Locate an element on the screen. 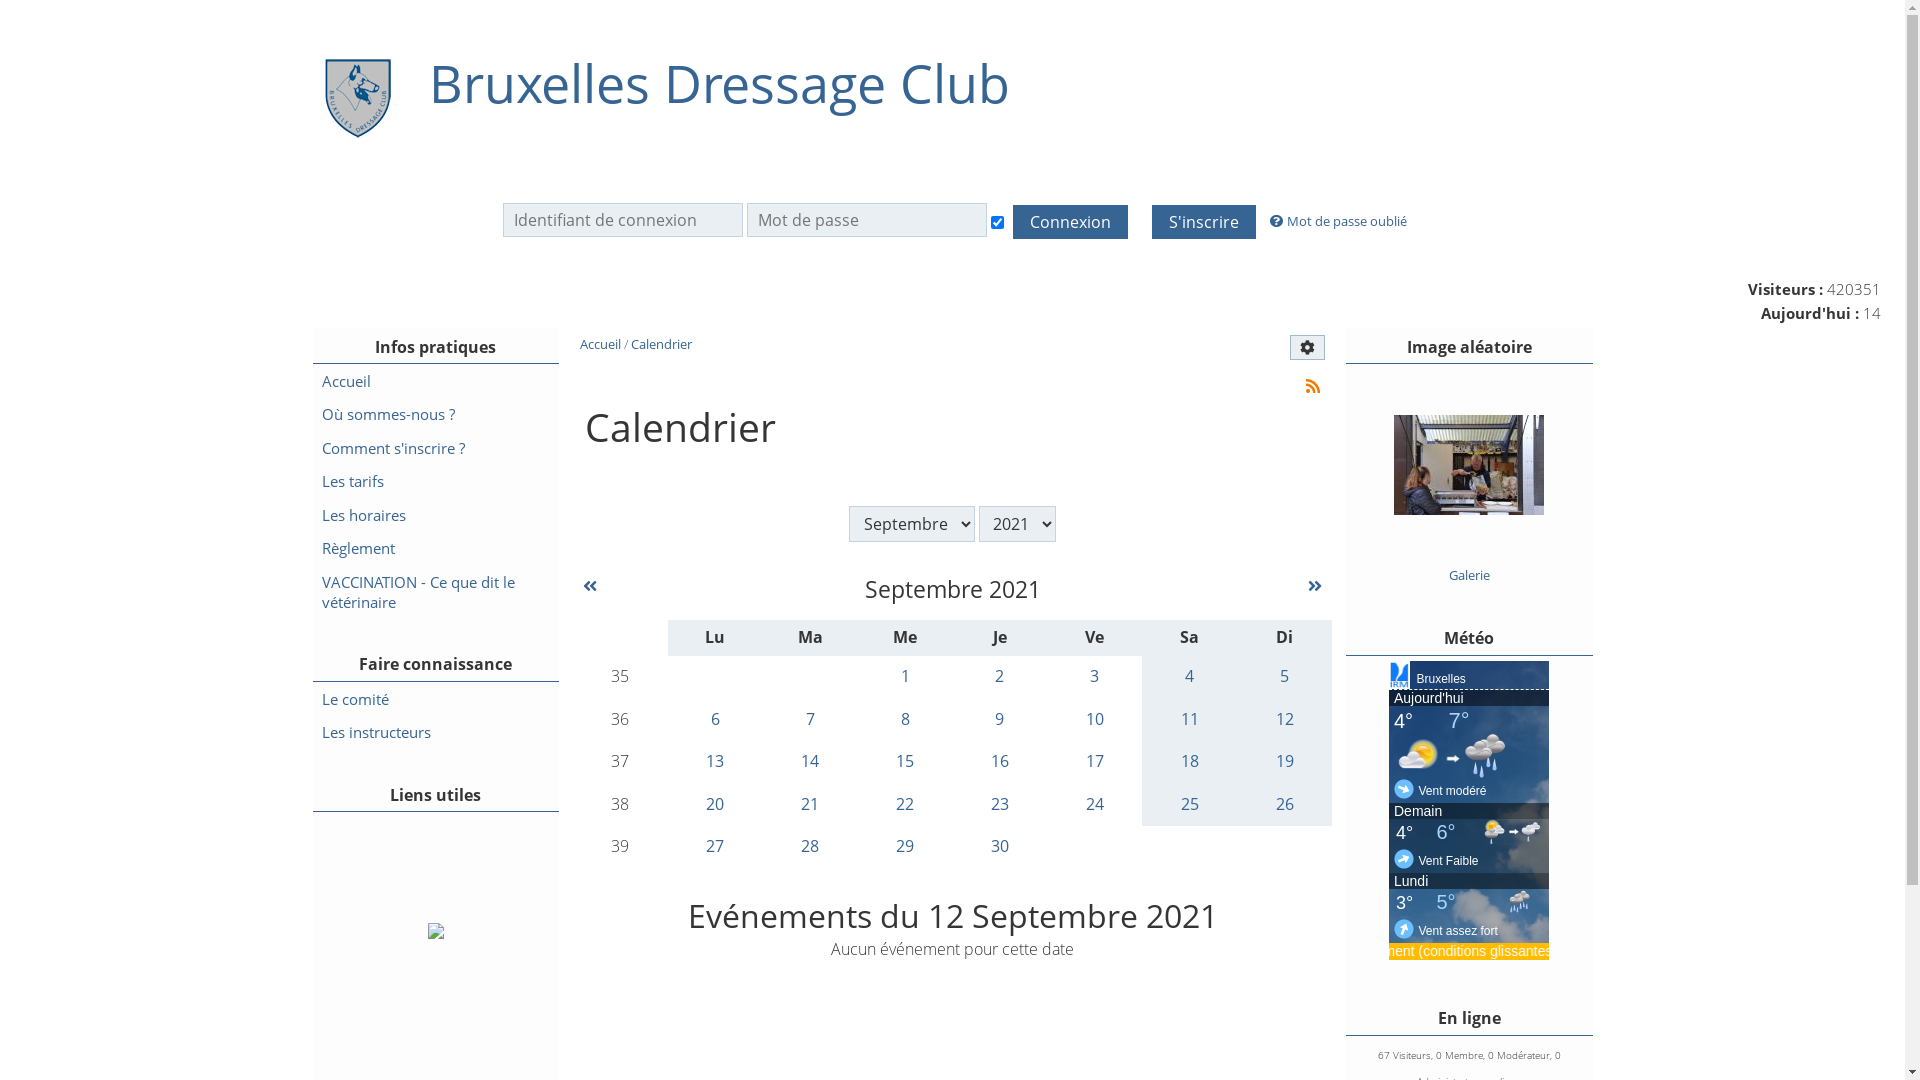  '9' is located at coordinates (999, 718).